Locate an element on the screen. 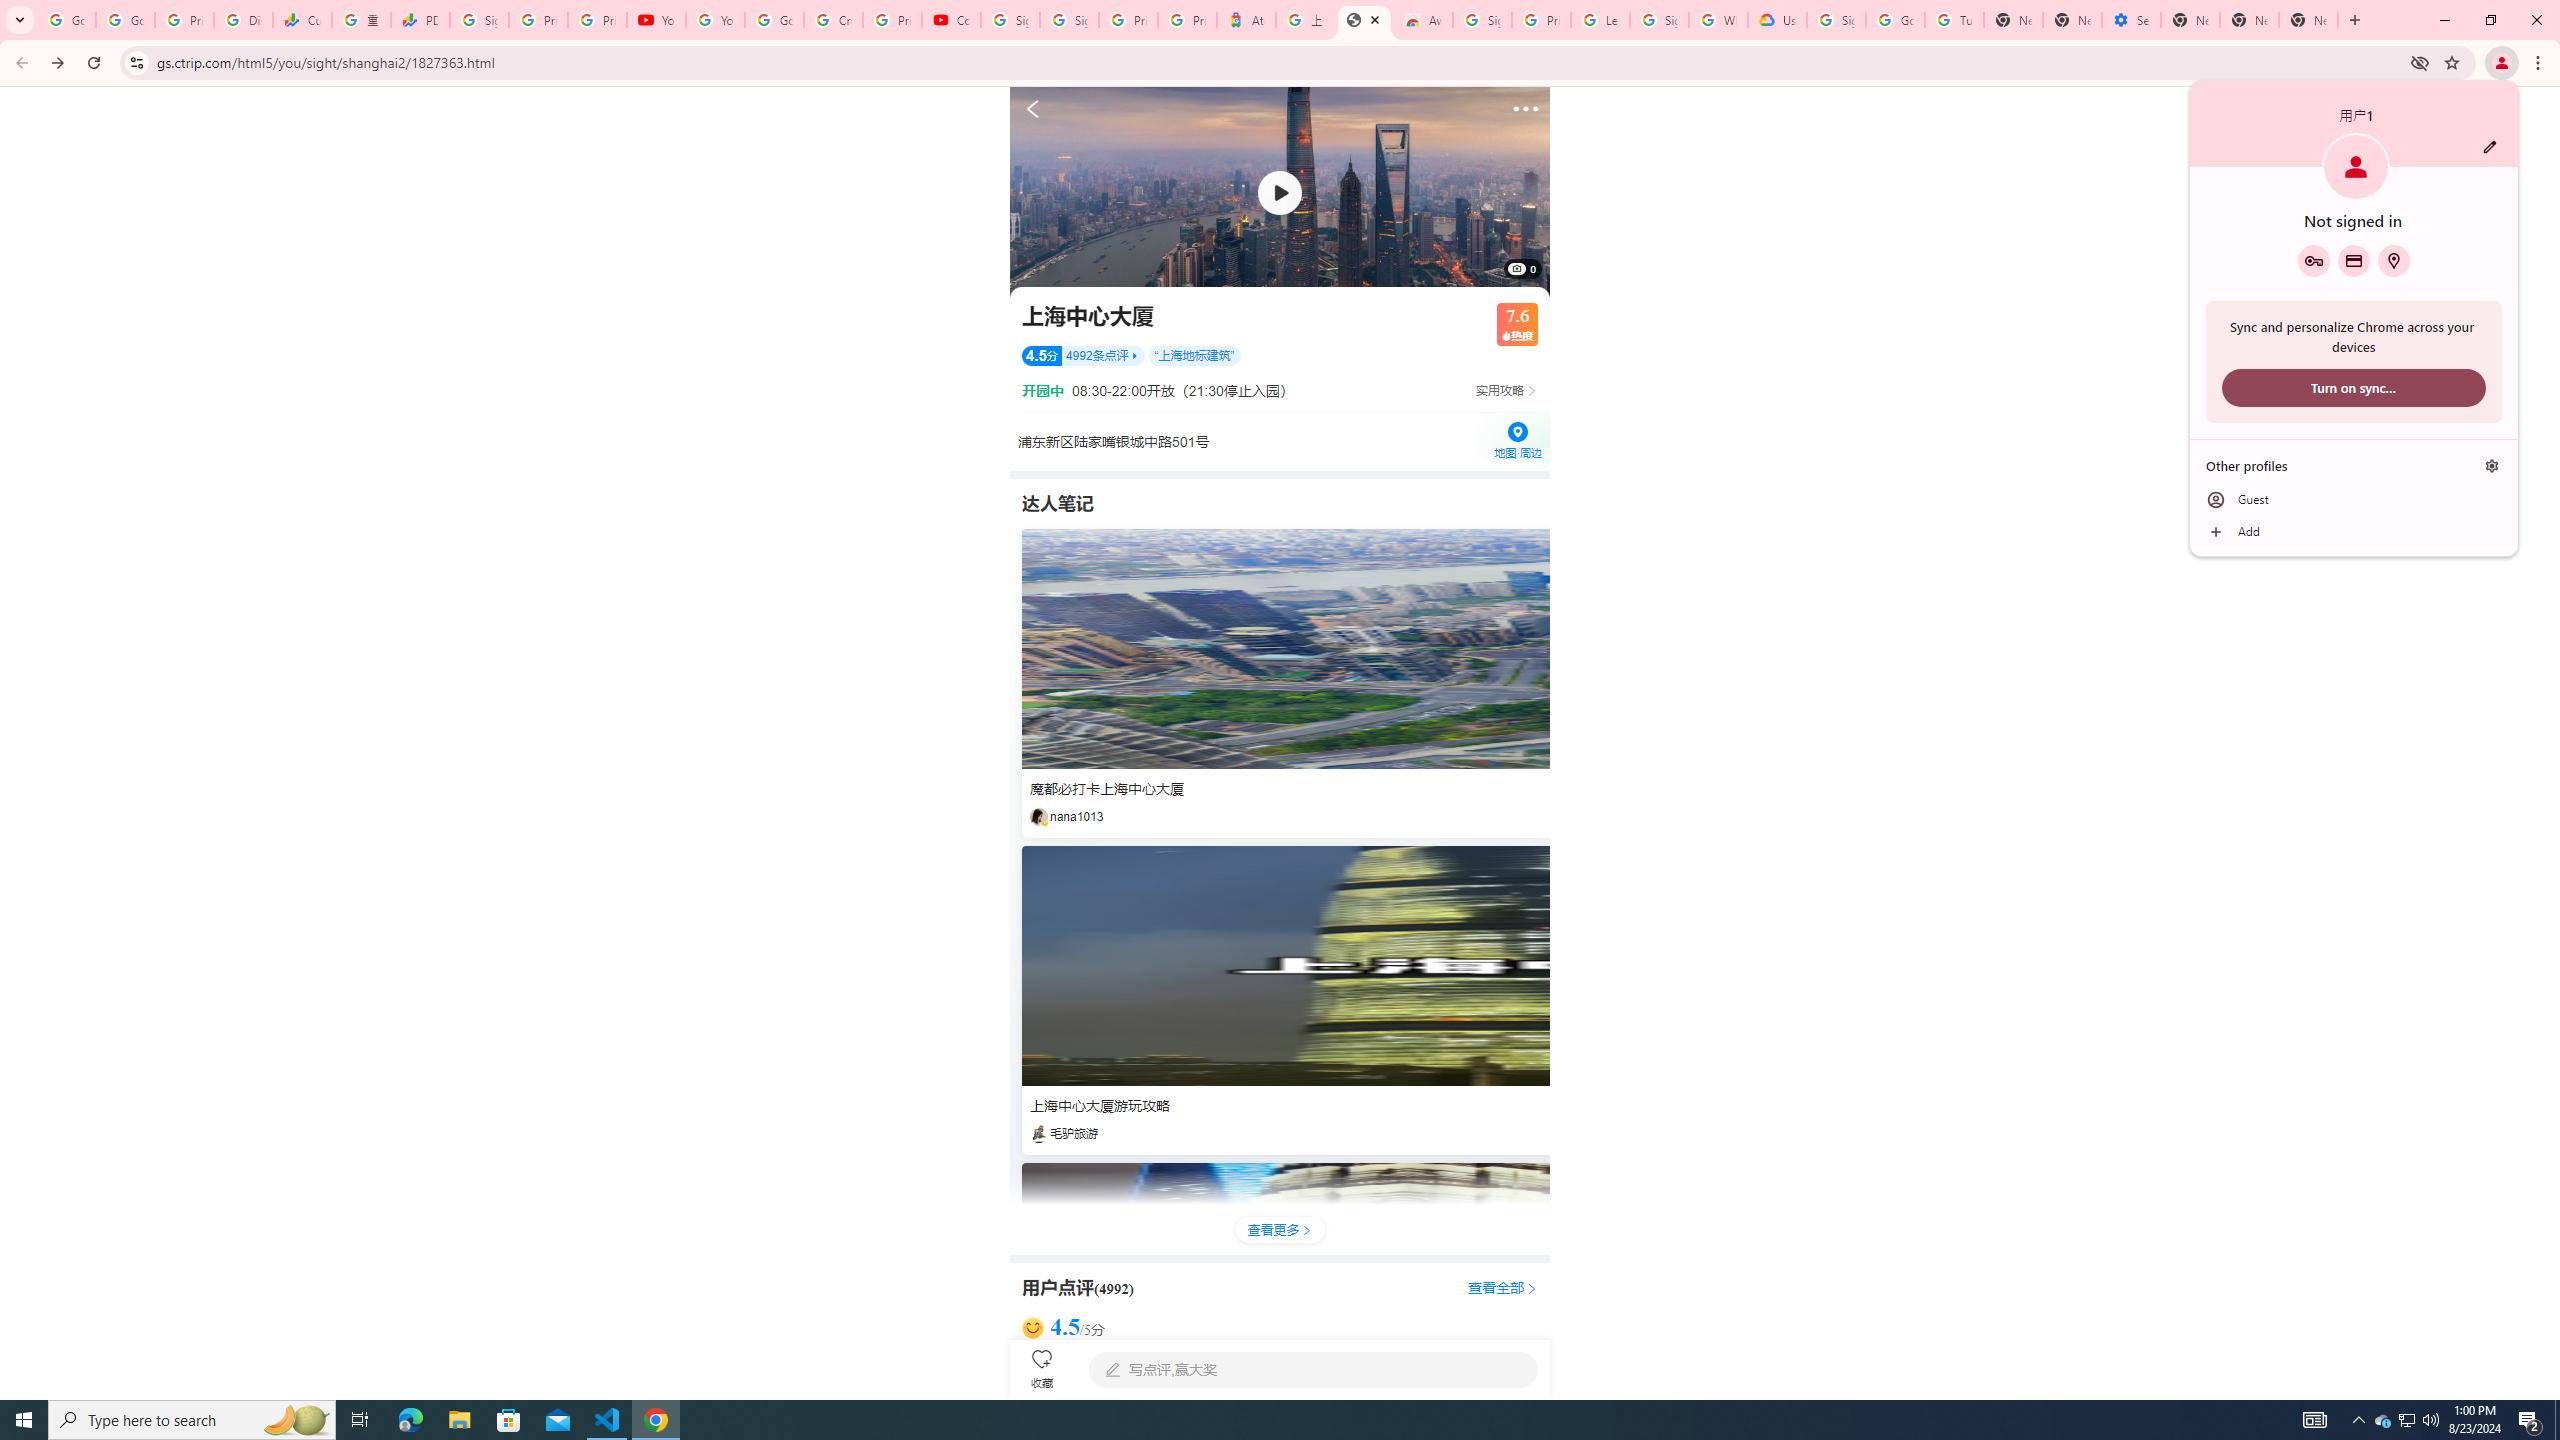  'Notification Chevron' is located at coordinates (2359, 1418).